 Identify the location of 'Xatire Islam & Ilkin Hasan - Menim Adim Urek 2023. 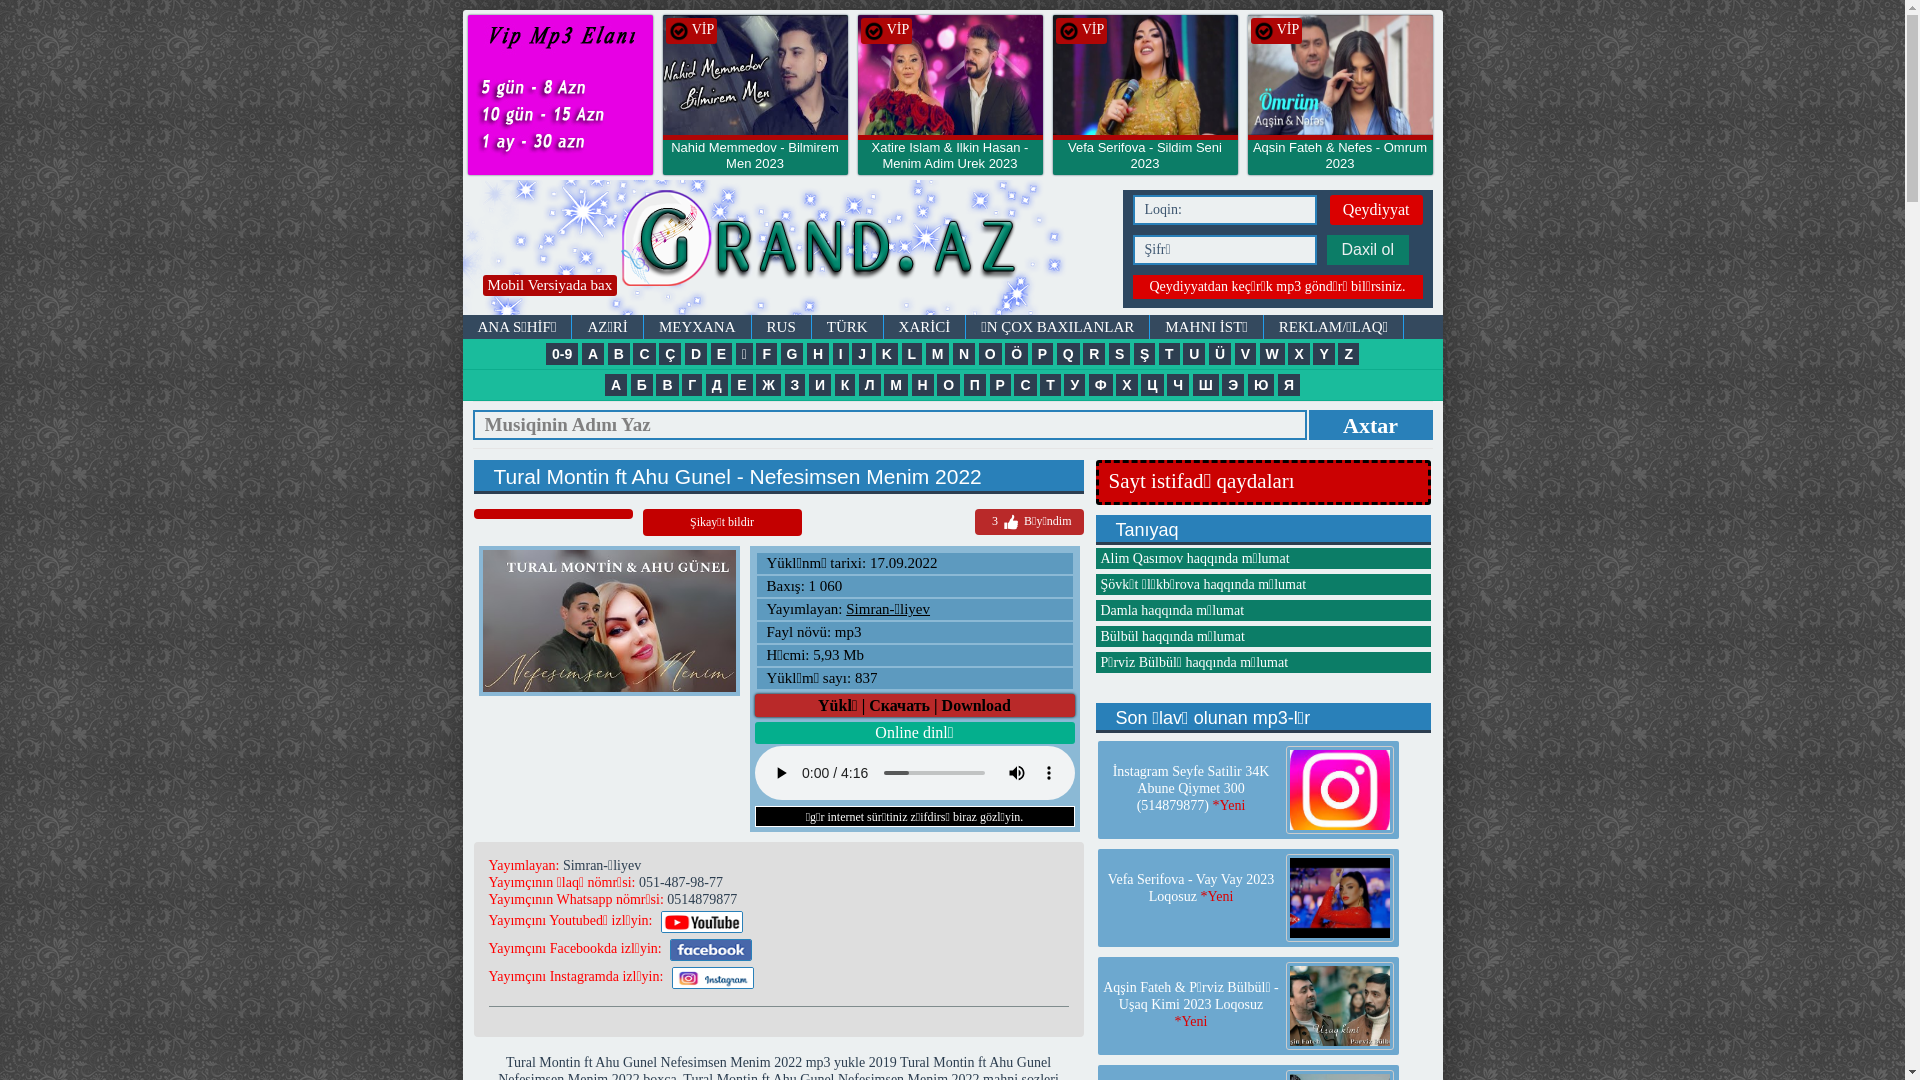
(949, 163).